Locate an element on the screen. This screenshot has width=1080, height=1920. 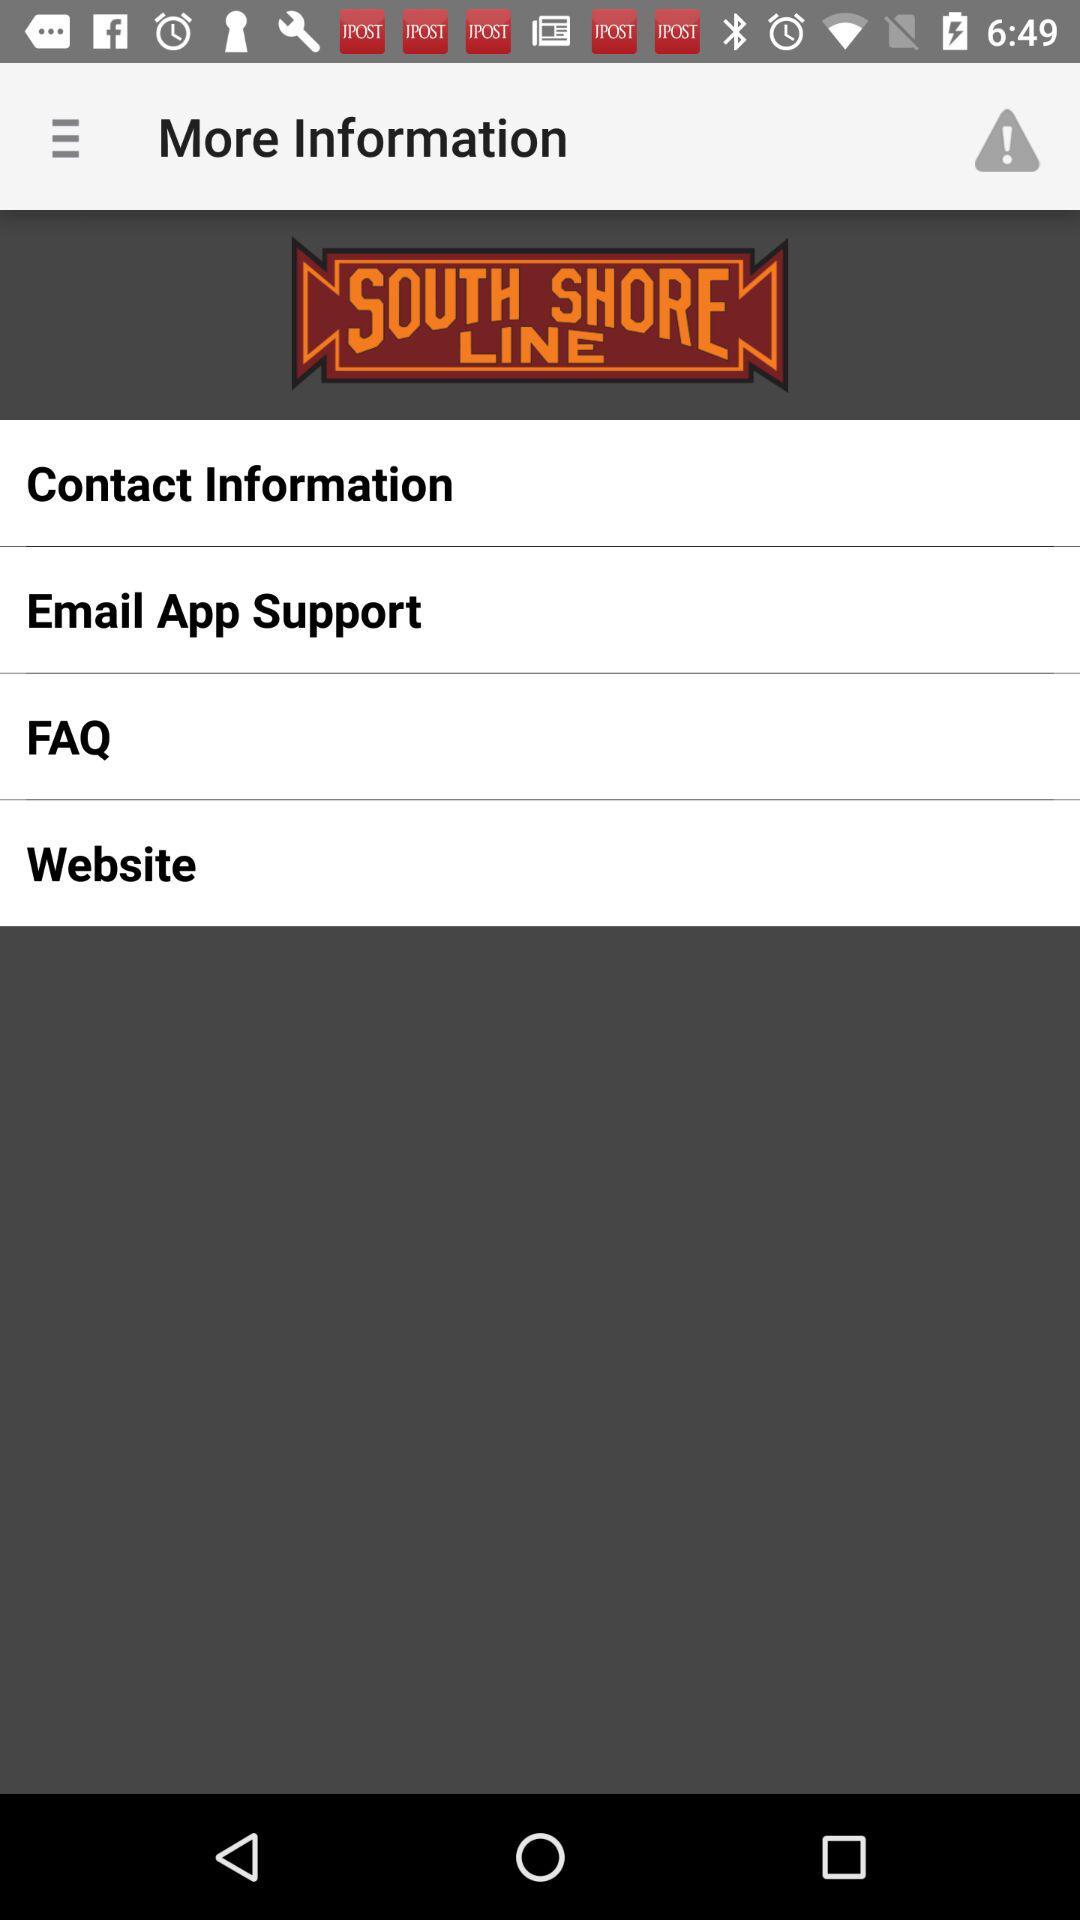
the icon next to the more information is located at coordinates (72, 135).